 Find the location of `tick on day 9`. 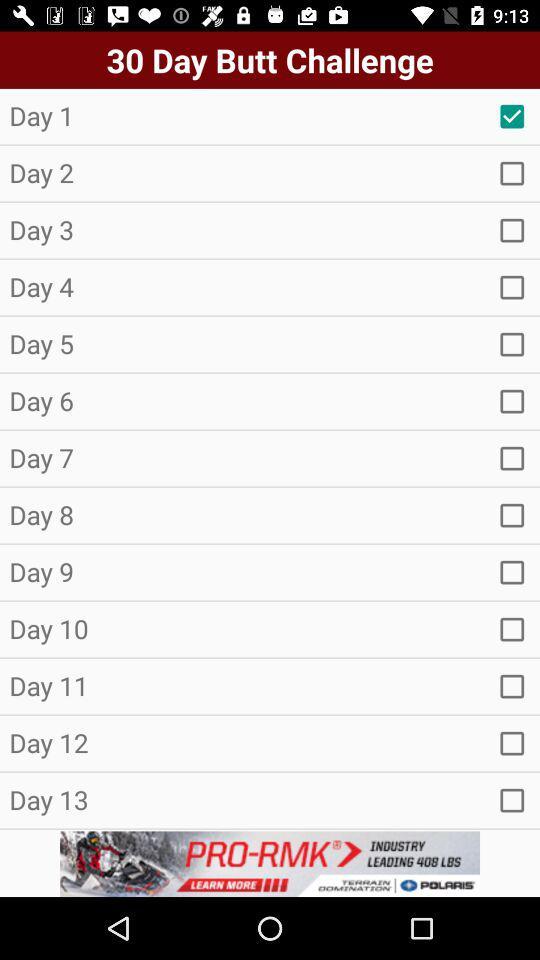

tick on day 9 is located at coordinates (512, 572).